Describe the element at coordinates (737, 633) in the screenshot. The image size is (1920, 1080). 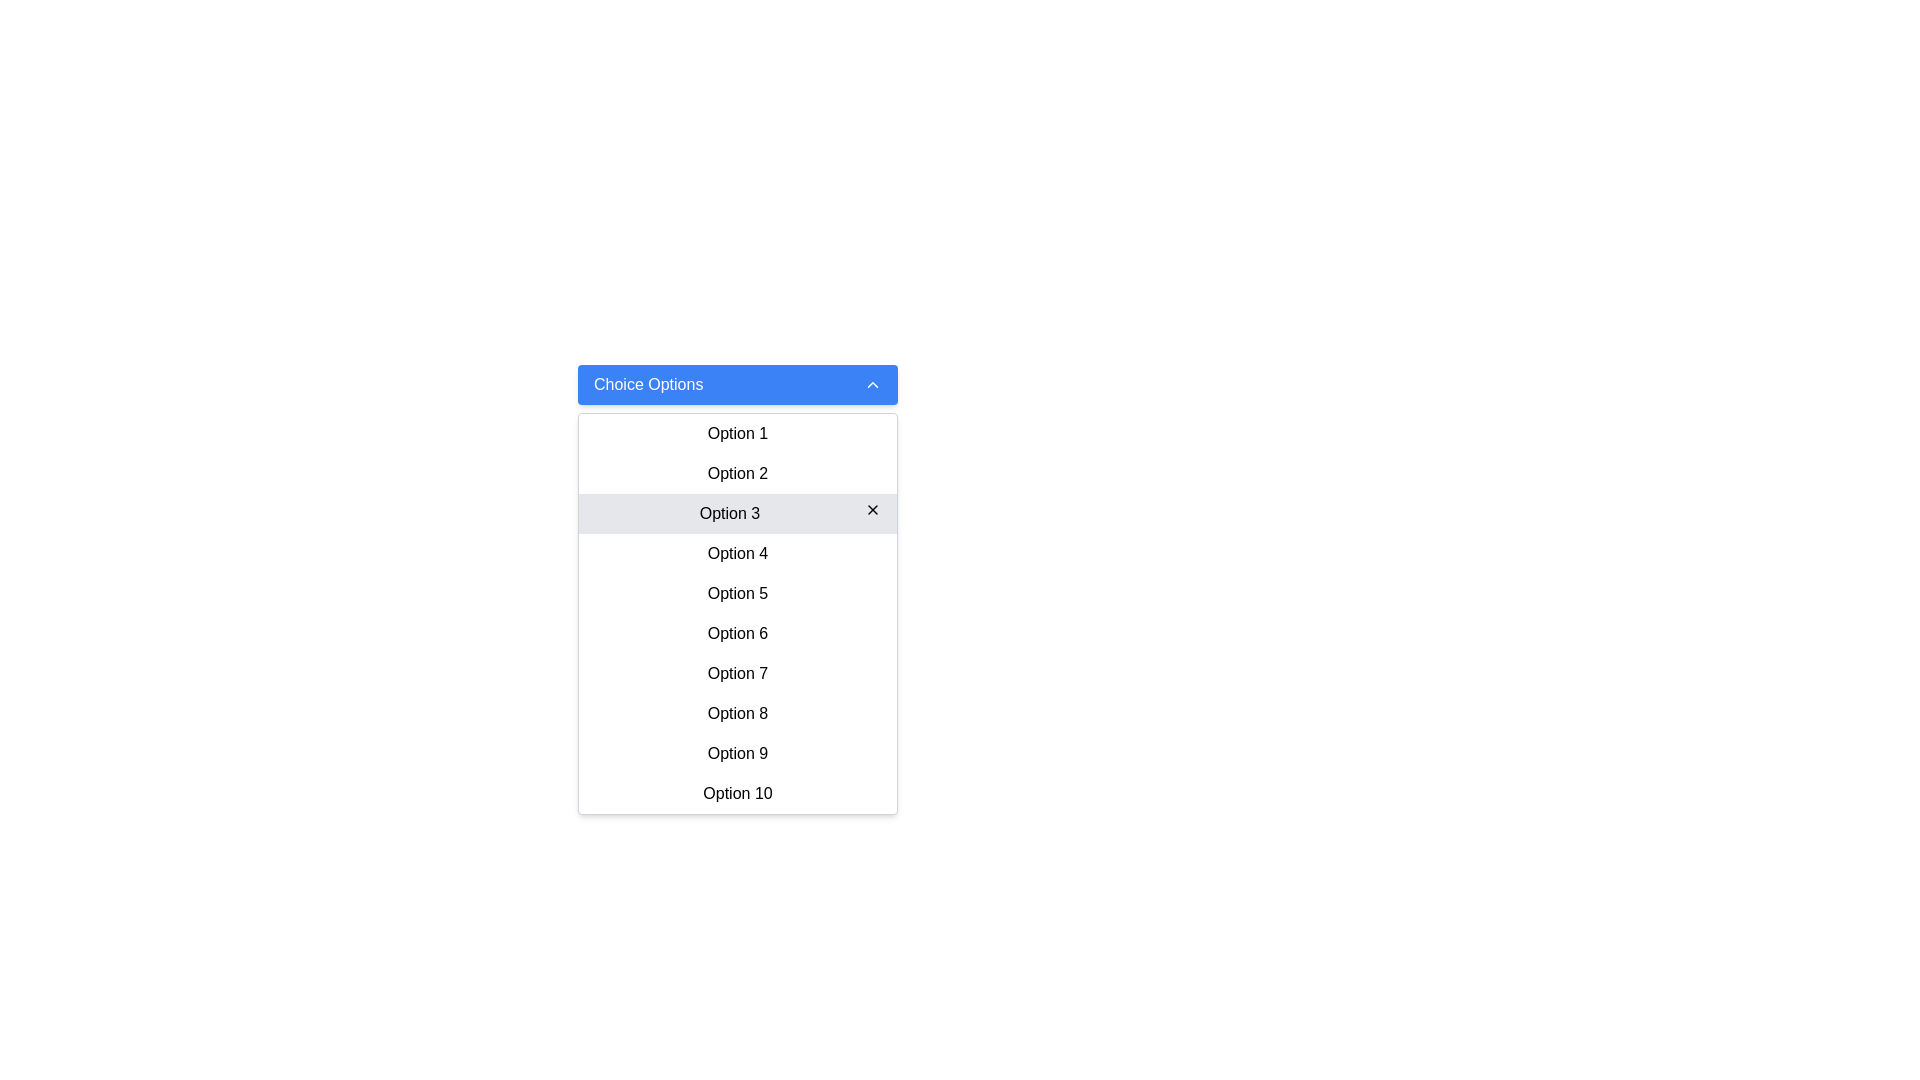
I see `the sixth option in the dropdown menu` at that location.